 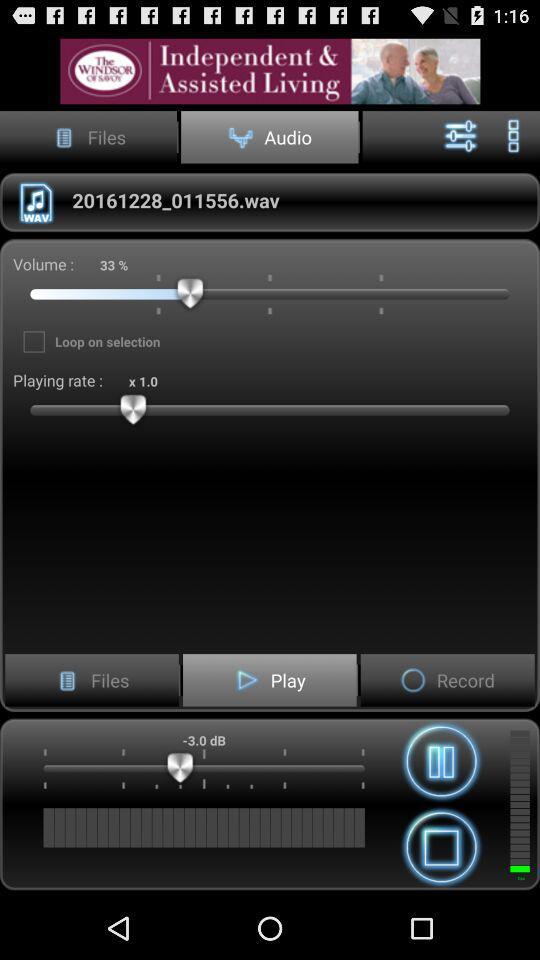 I want to click on the sliders icon, so click(x=461, y=144).